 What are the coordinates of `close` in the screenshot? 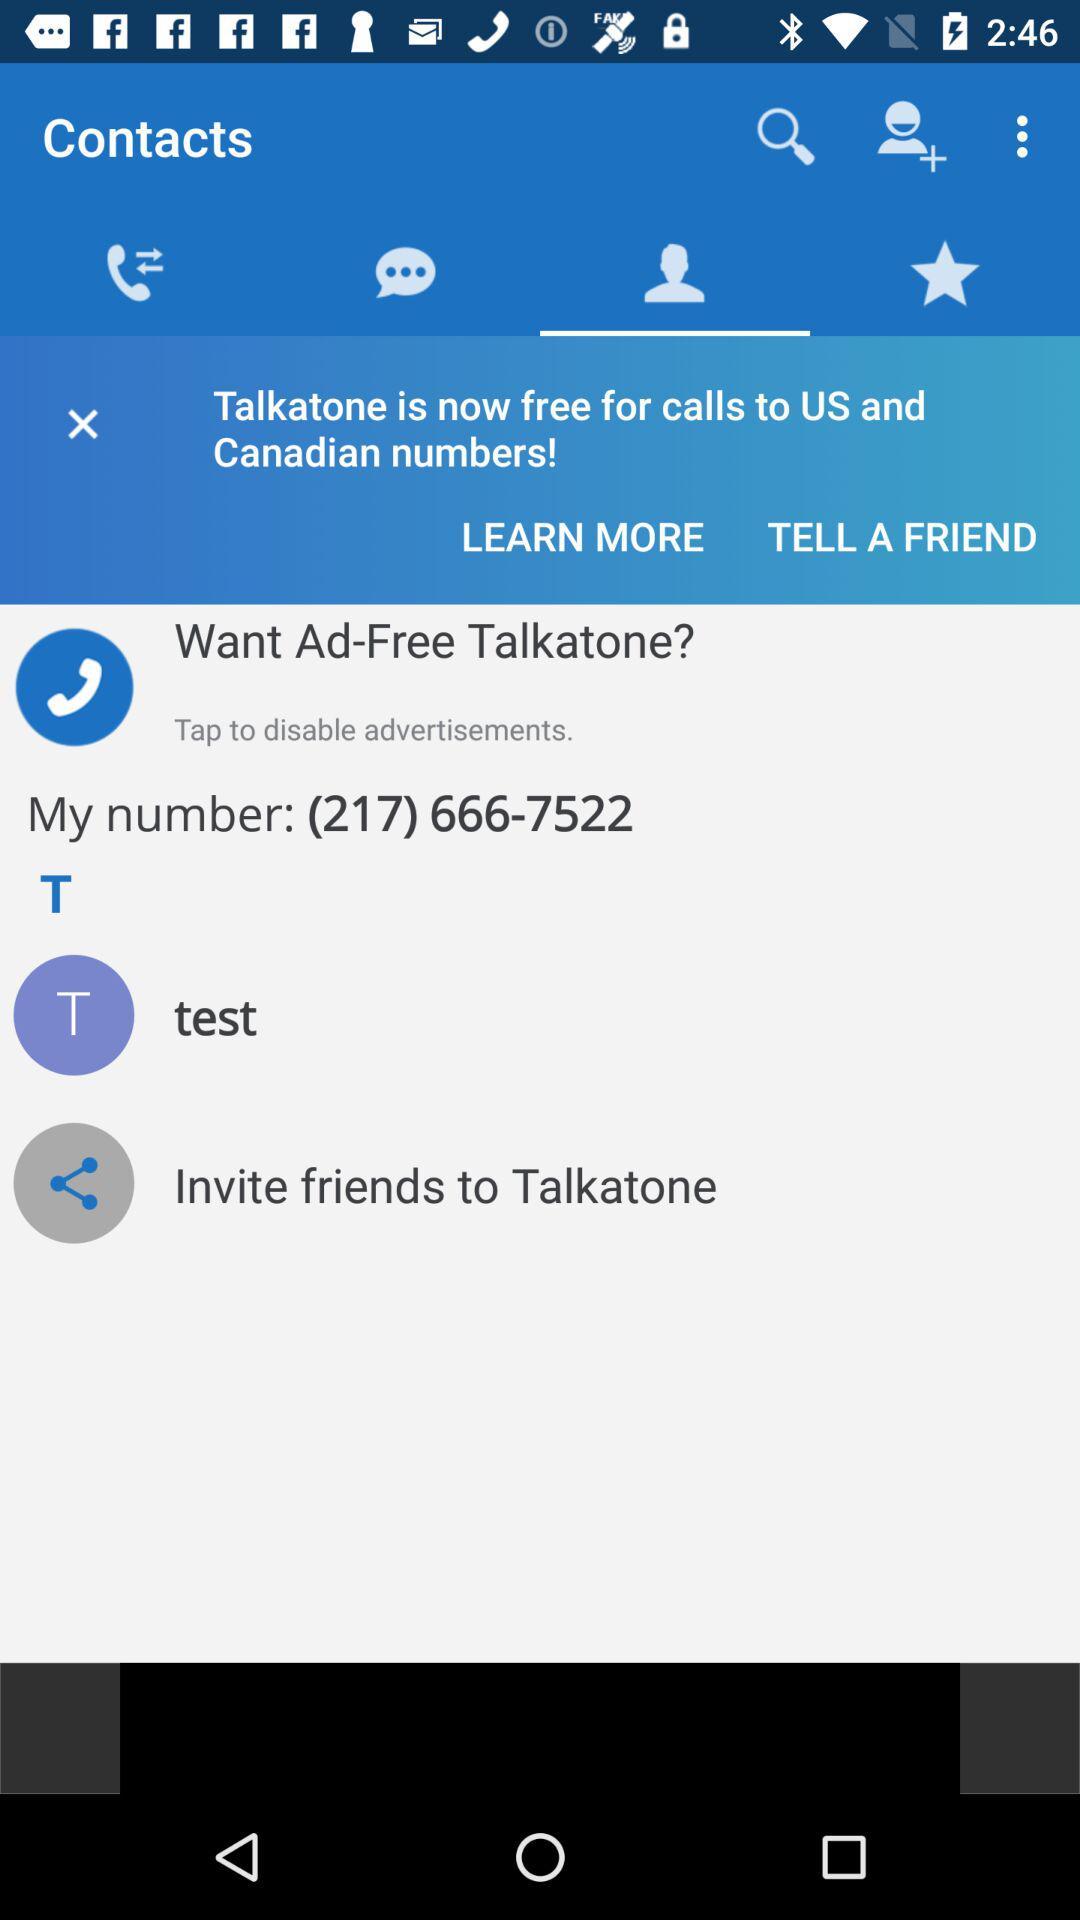 It's located at (81, 419).